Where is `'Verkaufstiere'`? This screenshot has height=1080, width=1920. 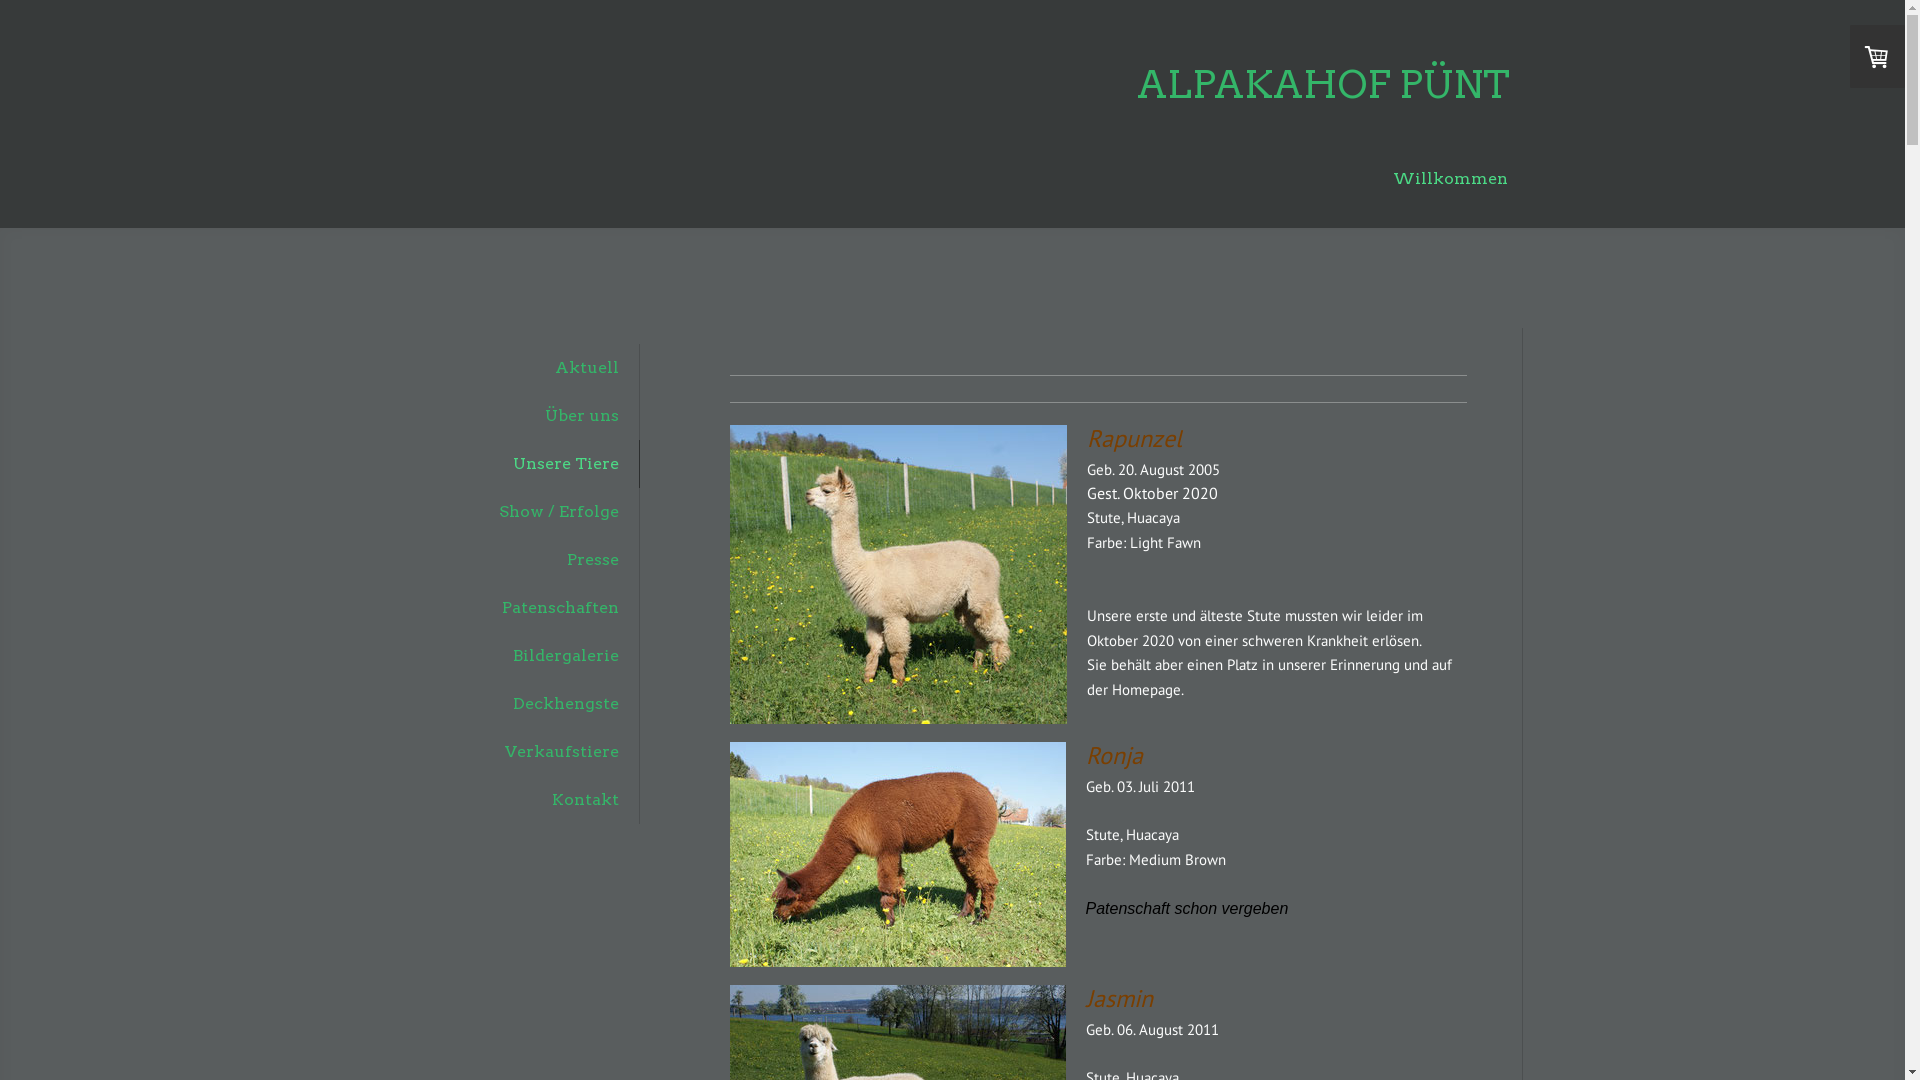 'Verkaufstiere' is located at coordinates (531, 752).